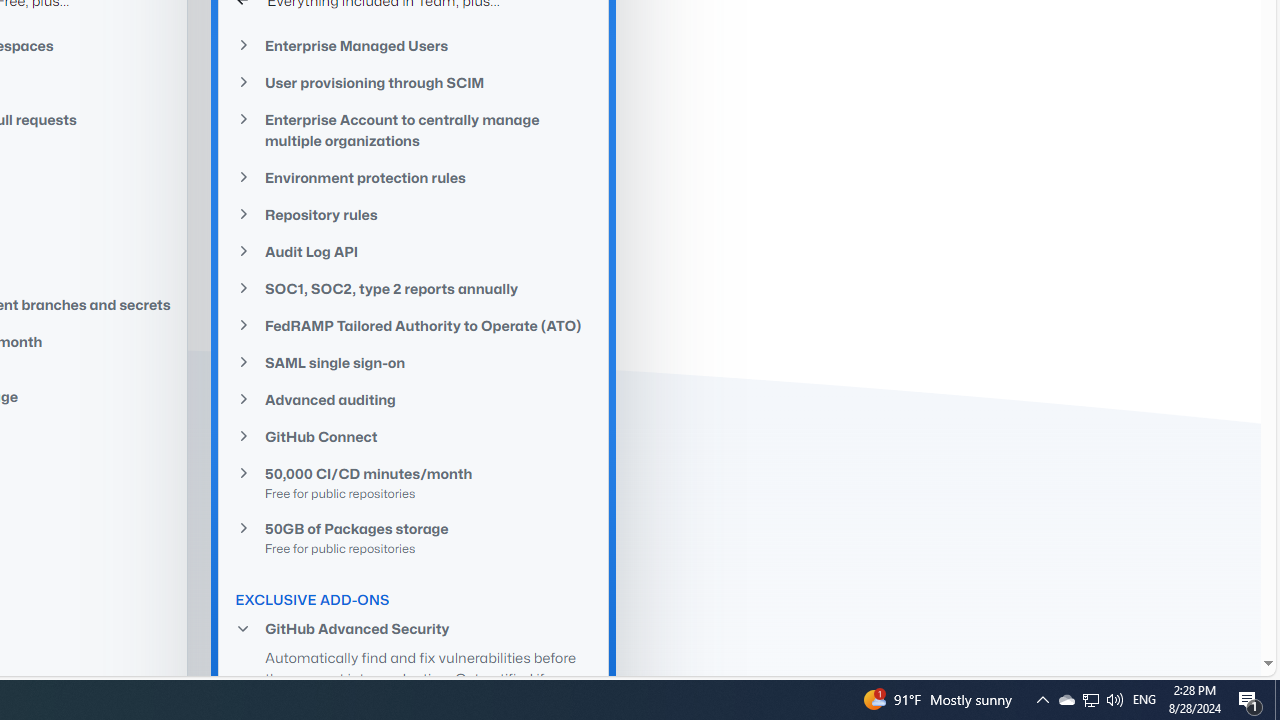 This screenshot has width=1280, height=720. Describe the element at coordinates (413, 483) in the screenshot. I see `'50,000 CI/CD minutes/month Free for public repositories'` at that location.